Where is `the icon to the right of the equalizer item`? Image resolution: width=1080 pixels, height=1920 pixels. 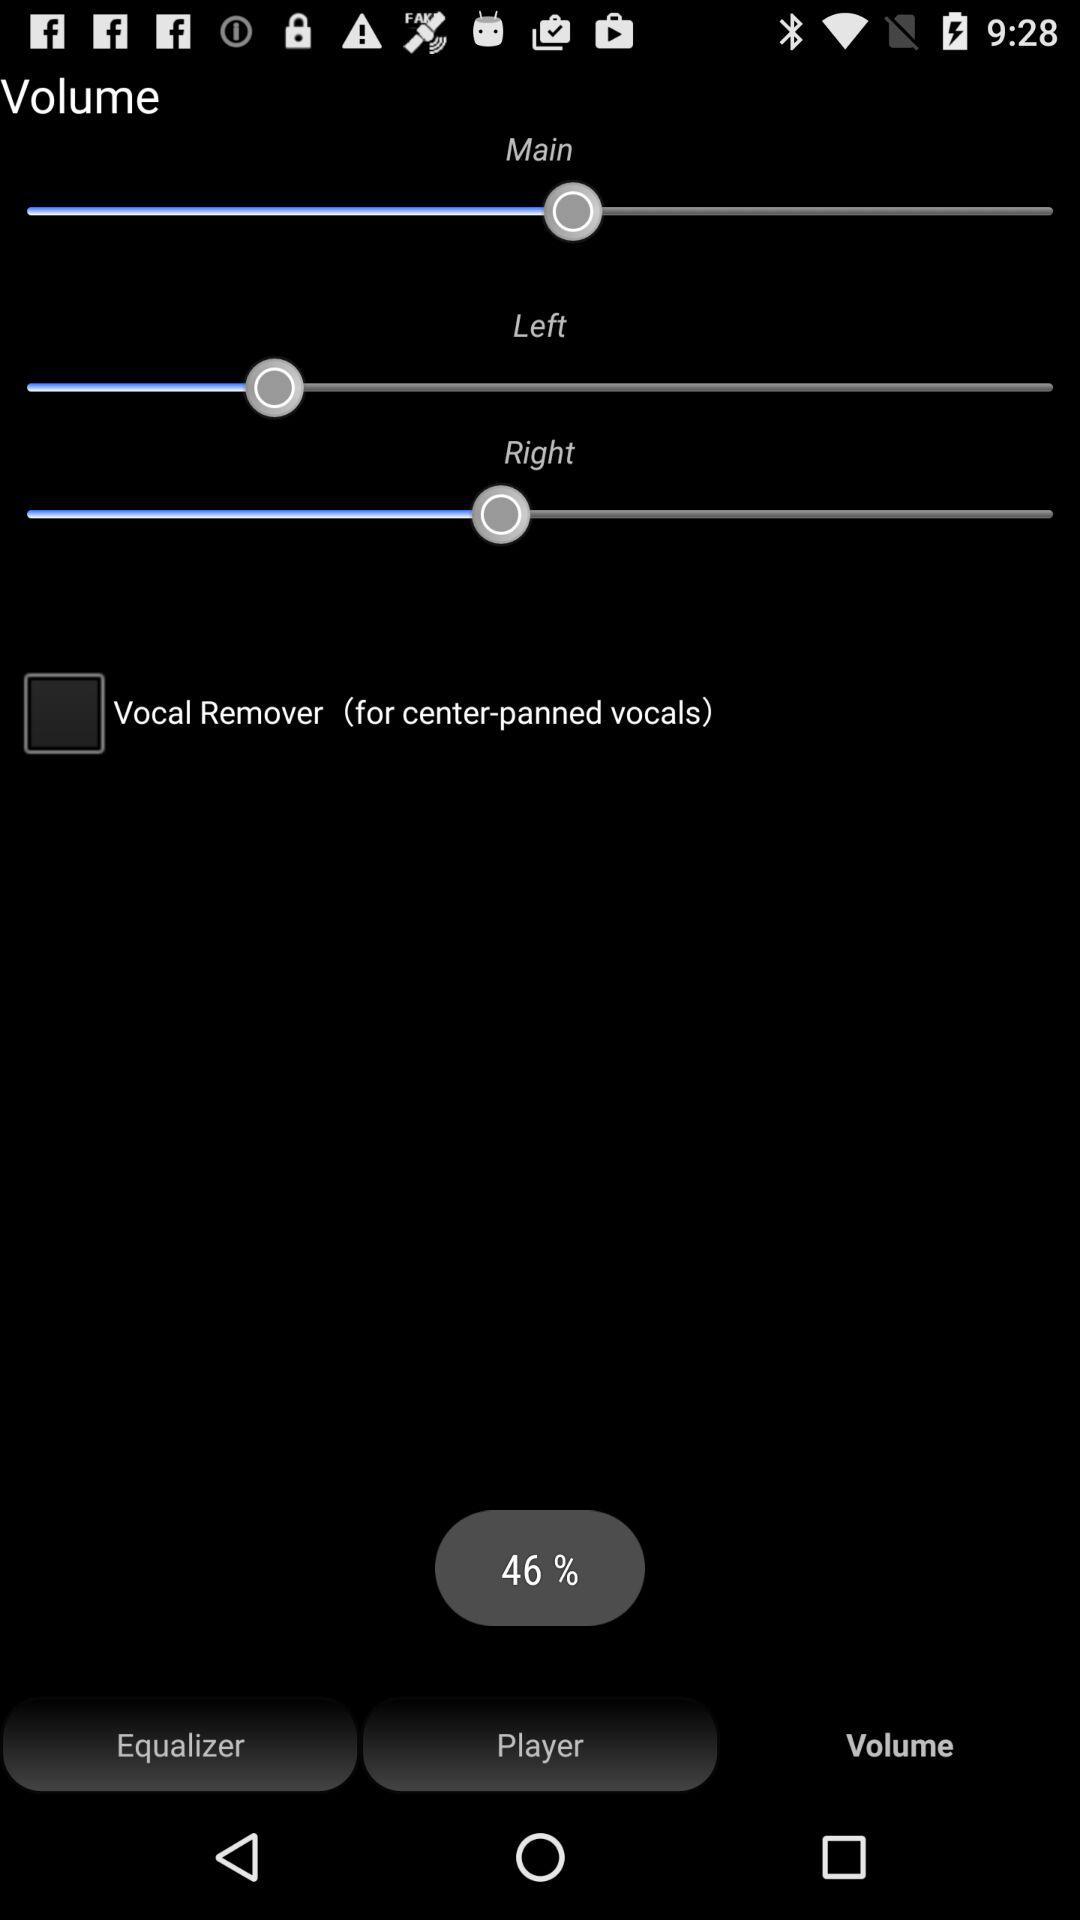 the icon to the right of the equalizer item is located at coordinates (540, 1744).